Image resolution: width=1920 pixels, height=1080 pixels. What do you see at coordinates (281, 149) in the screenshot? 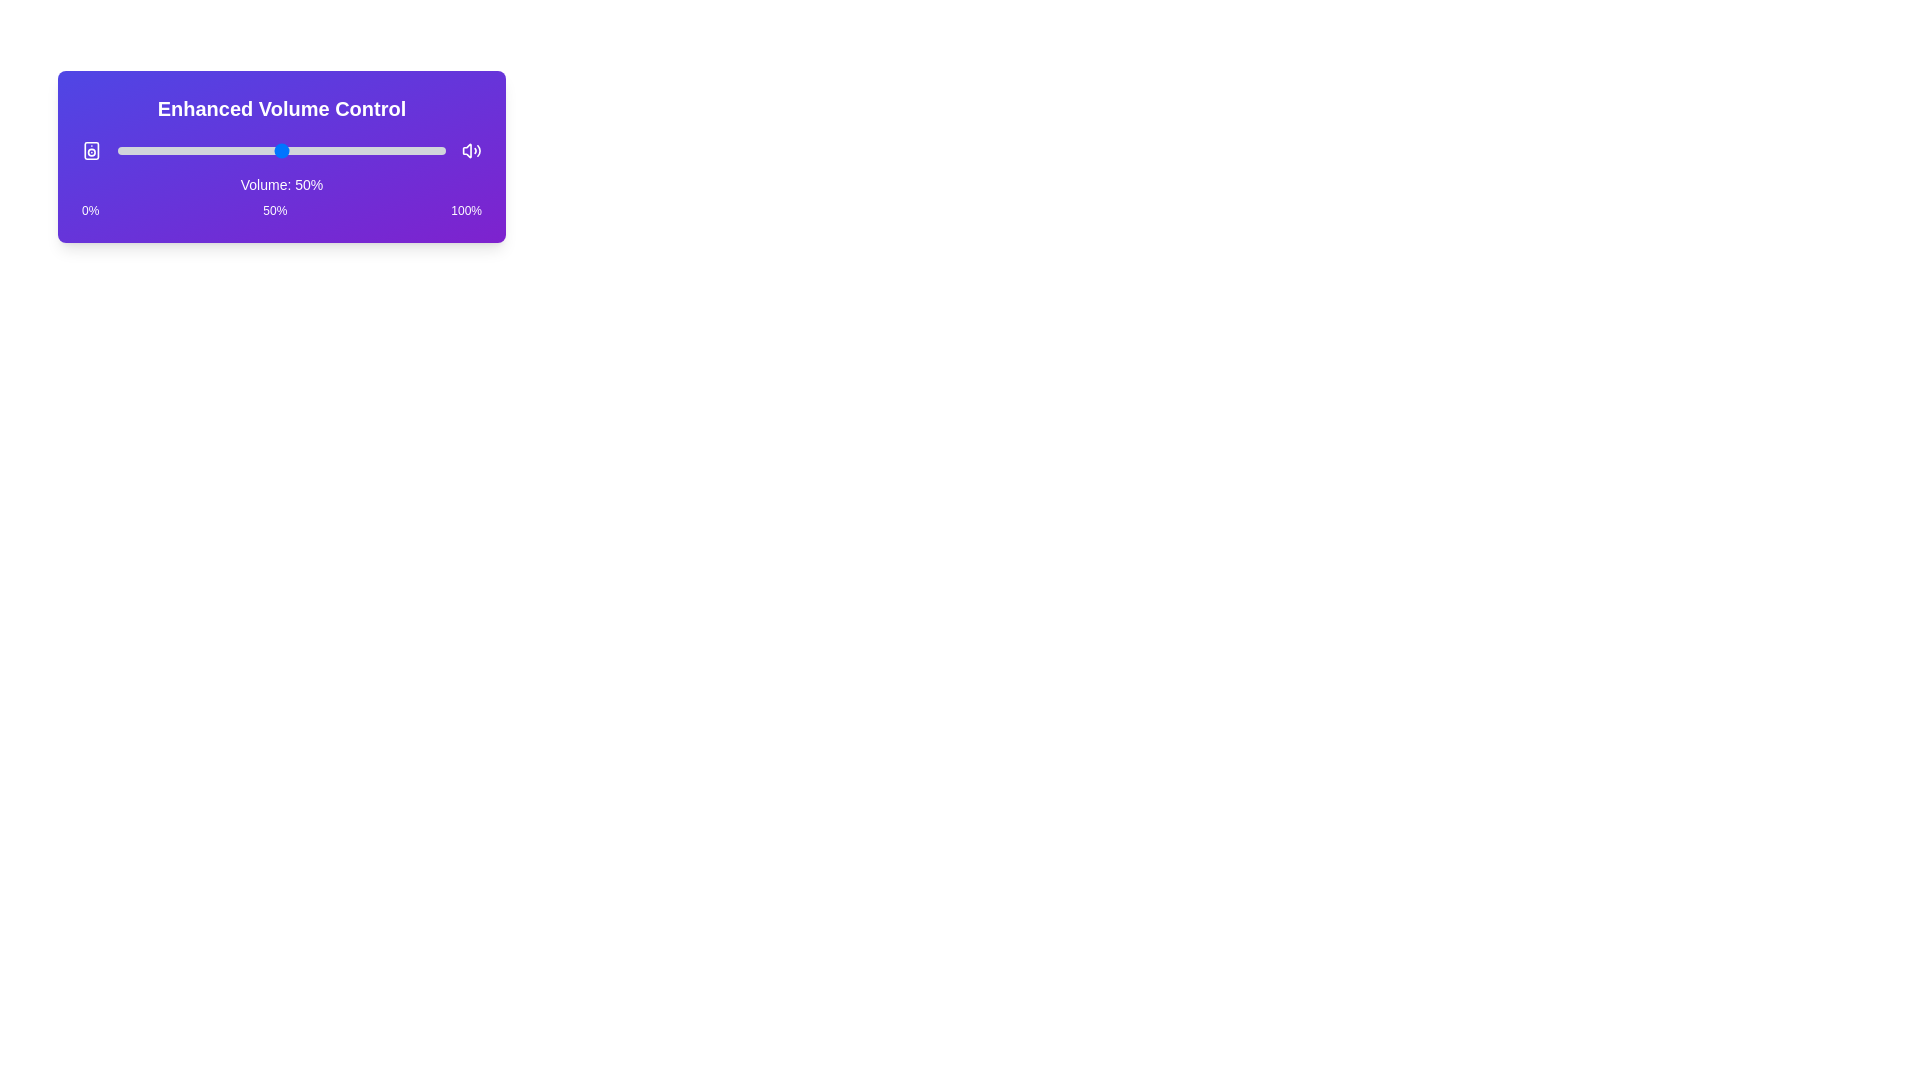
I see `the volume slider to set the volume to 50%` at bounding box center [281, 149].